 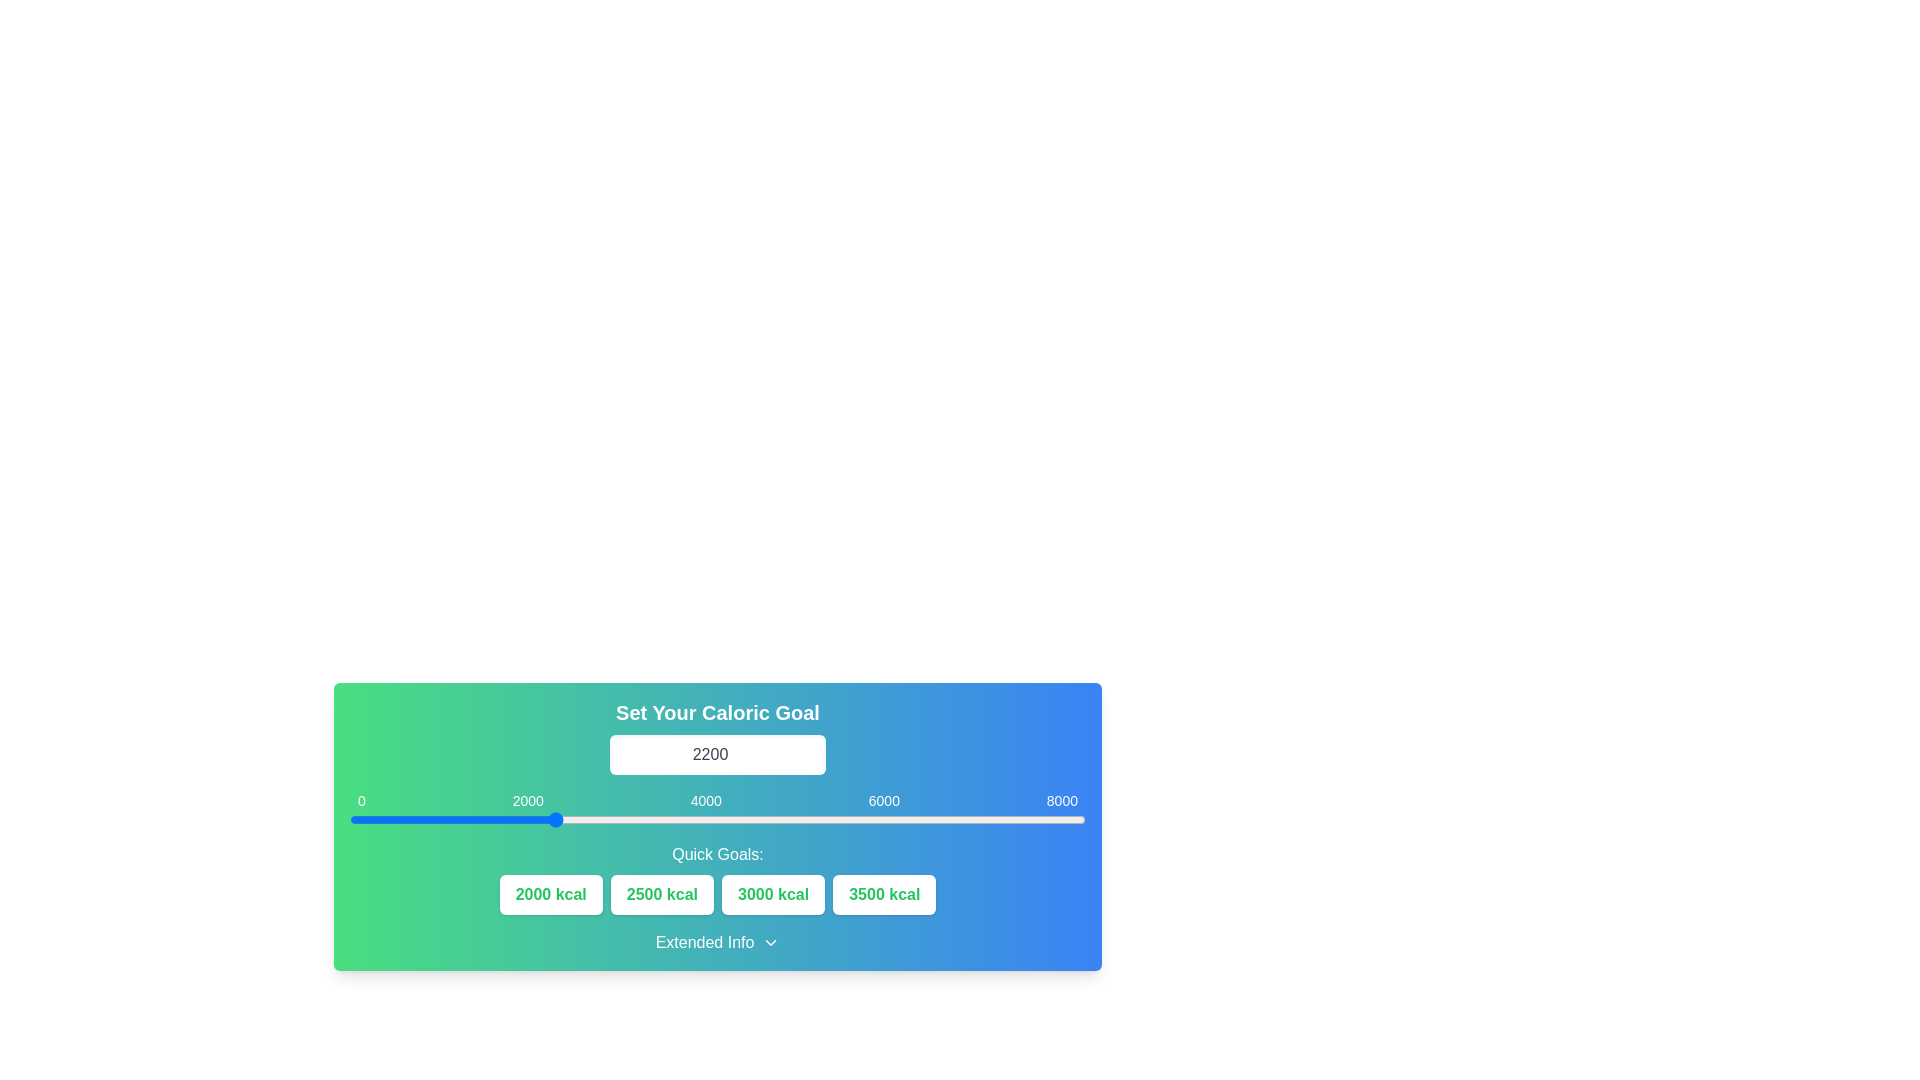 I want to click on caloric goal, so click(x=994, y=820).